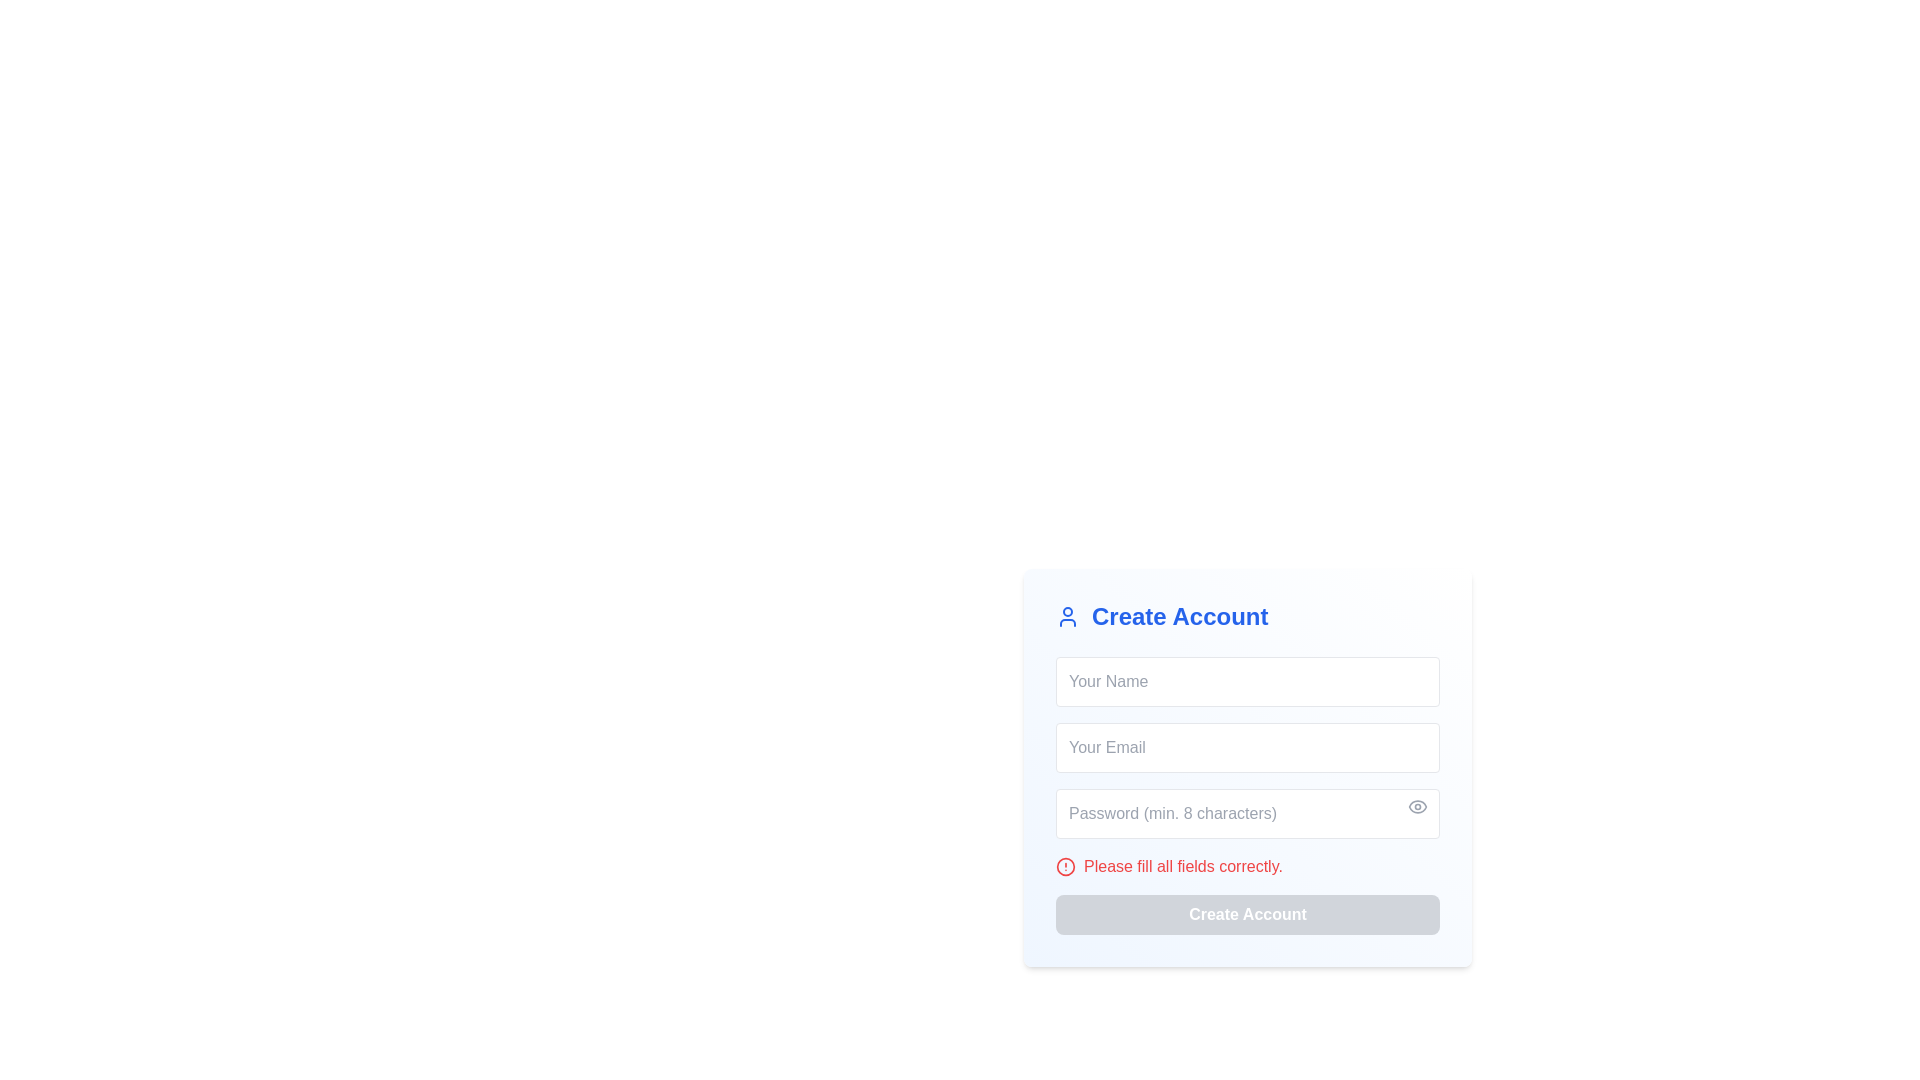  Describe the element at coordinates (1247, 748) in the screenshot. I see `the email input field labeled 'Your Email'` at that location.